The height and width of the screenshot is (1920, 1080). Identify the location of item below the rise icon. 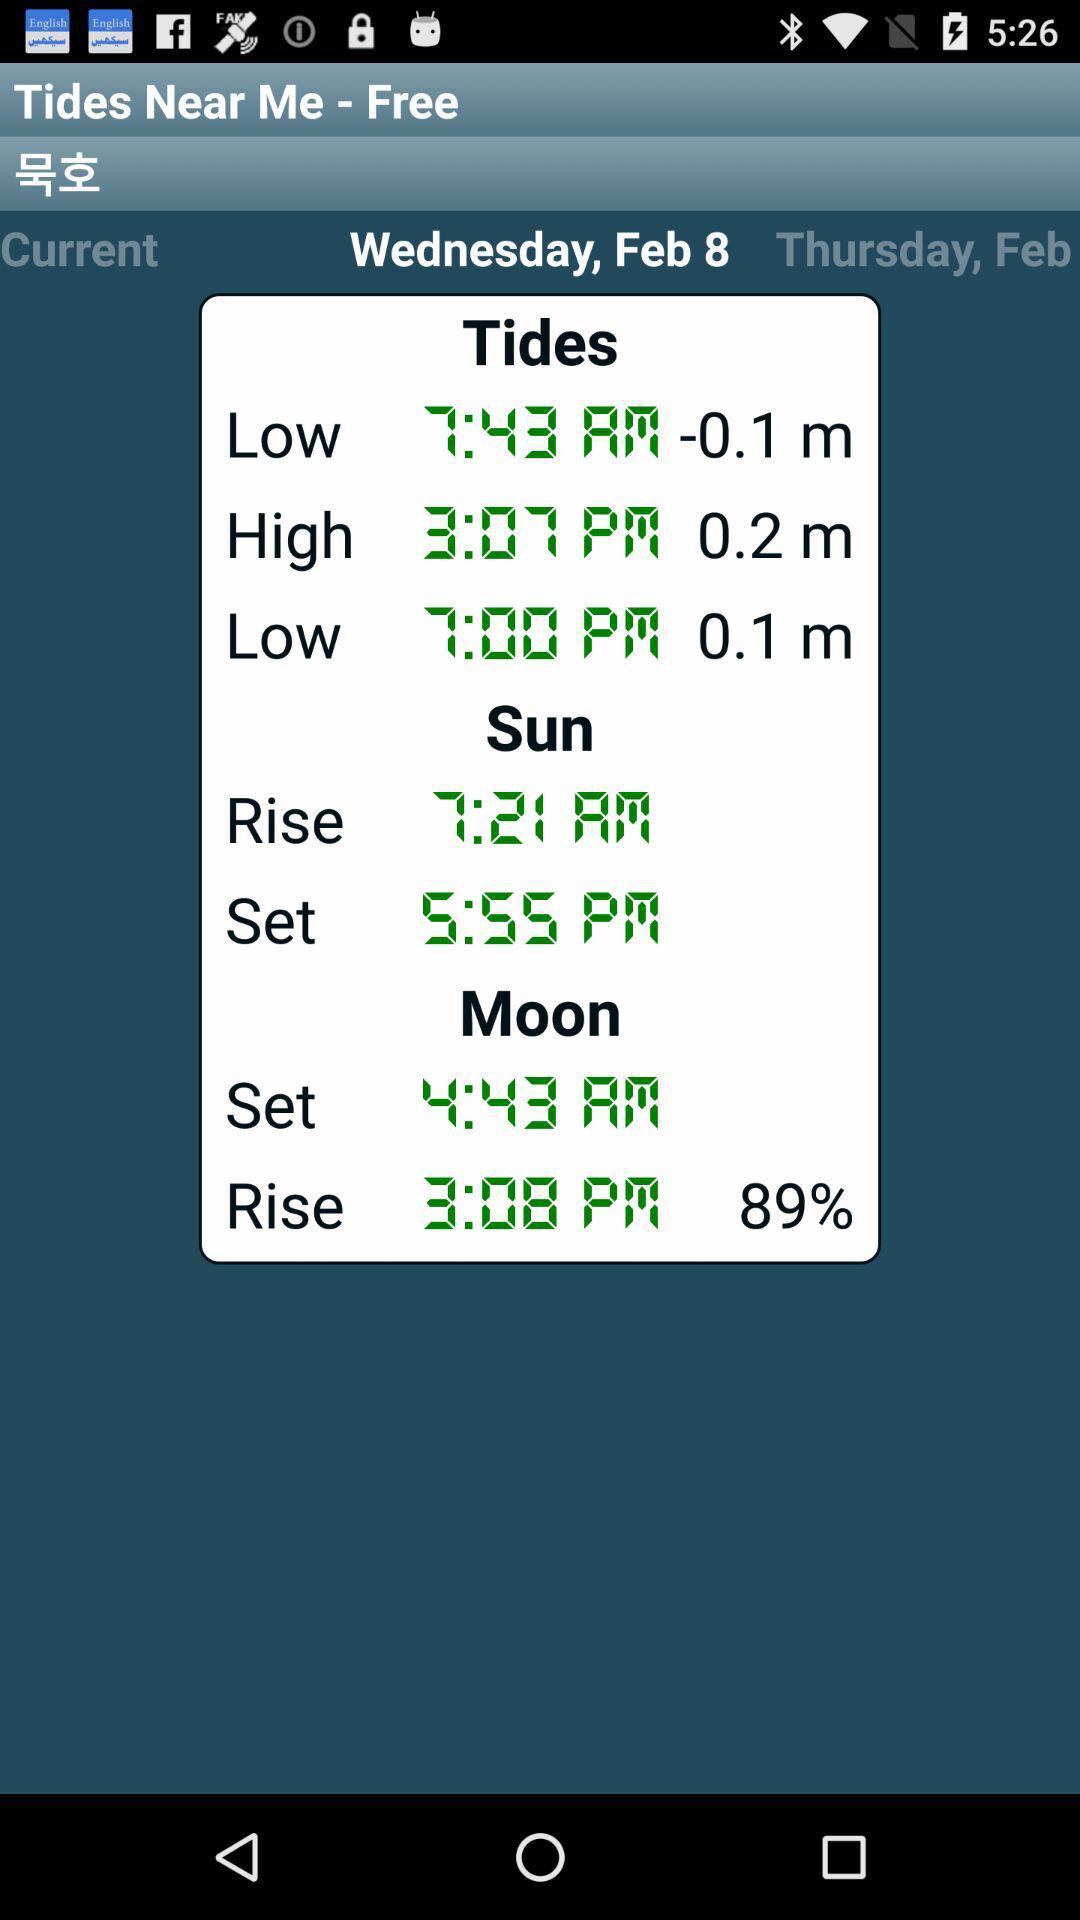
(540, 916).